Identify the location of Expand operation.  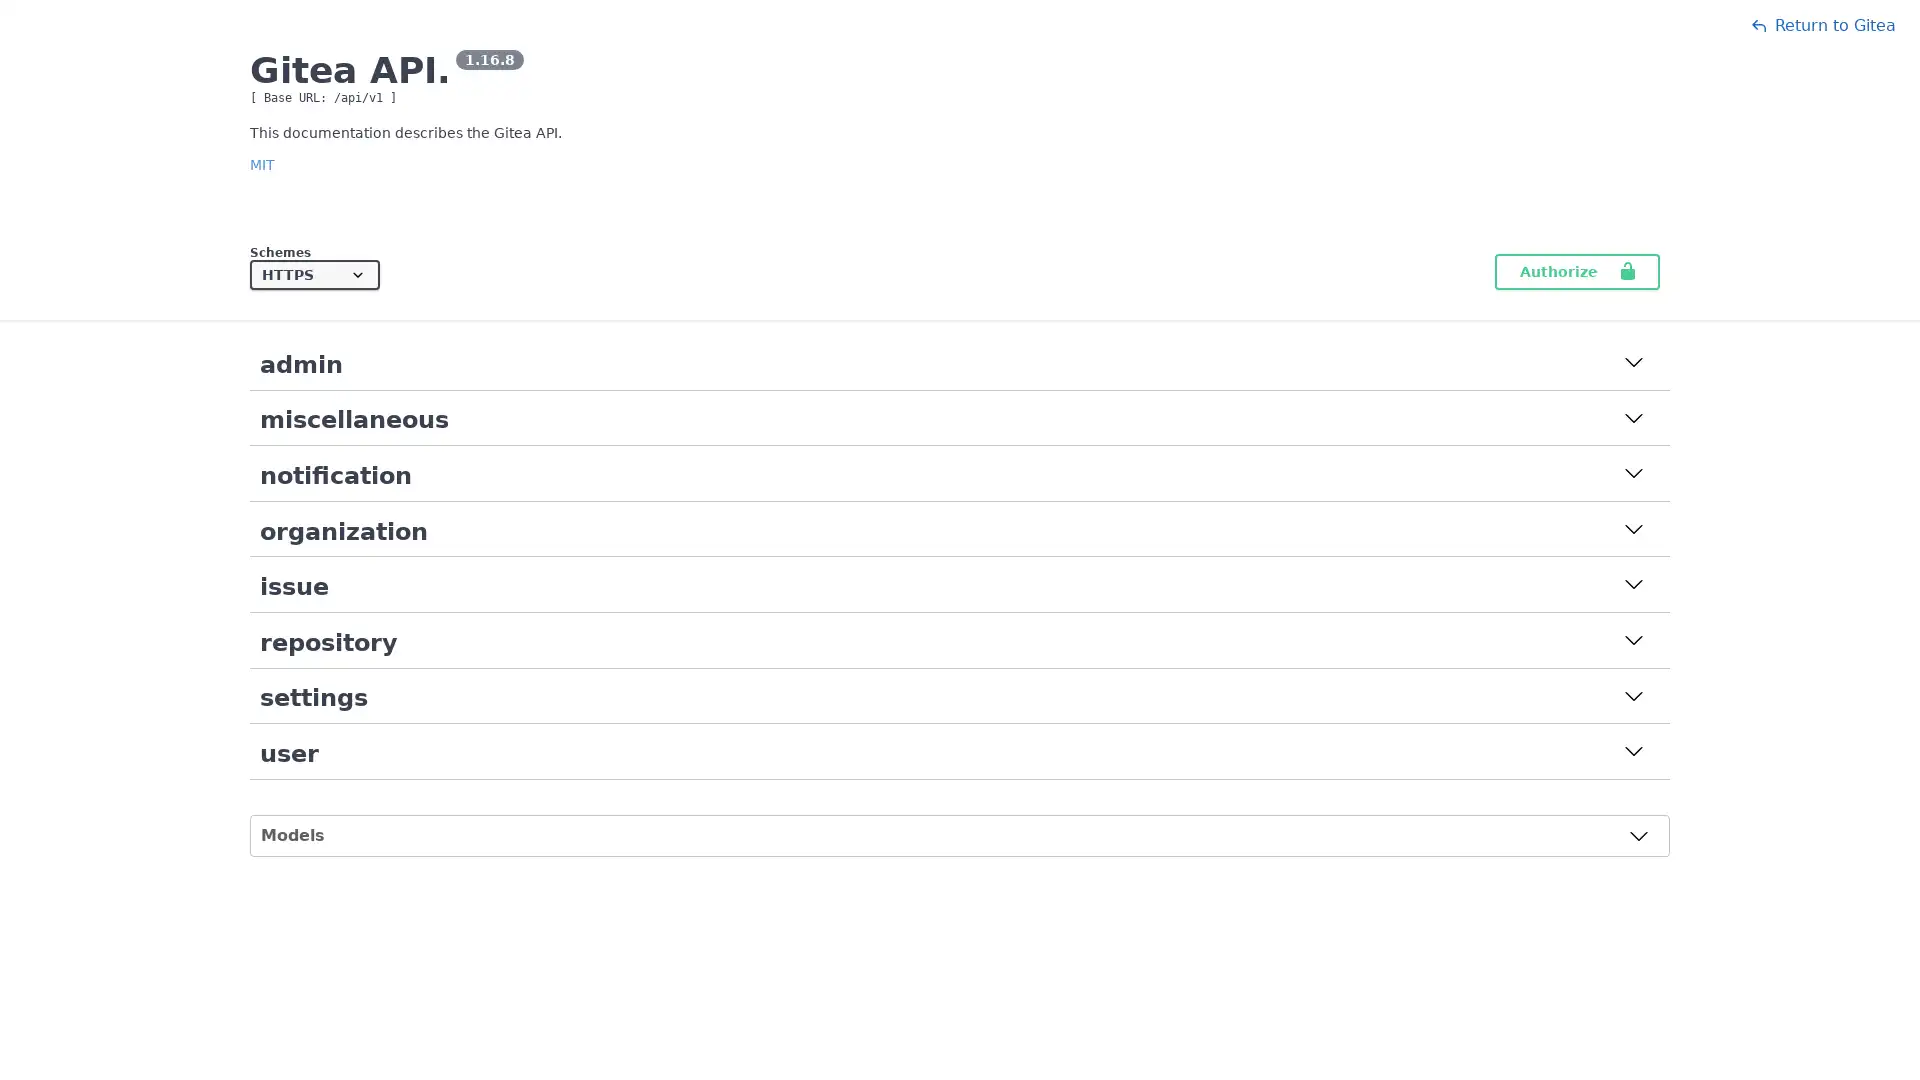
(1633, 641).